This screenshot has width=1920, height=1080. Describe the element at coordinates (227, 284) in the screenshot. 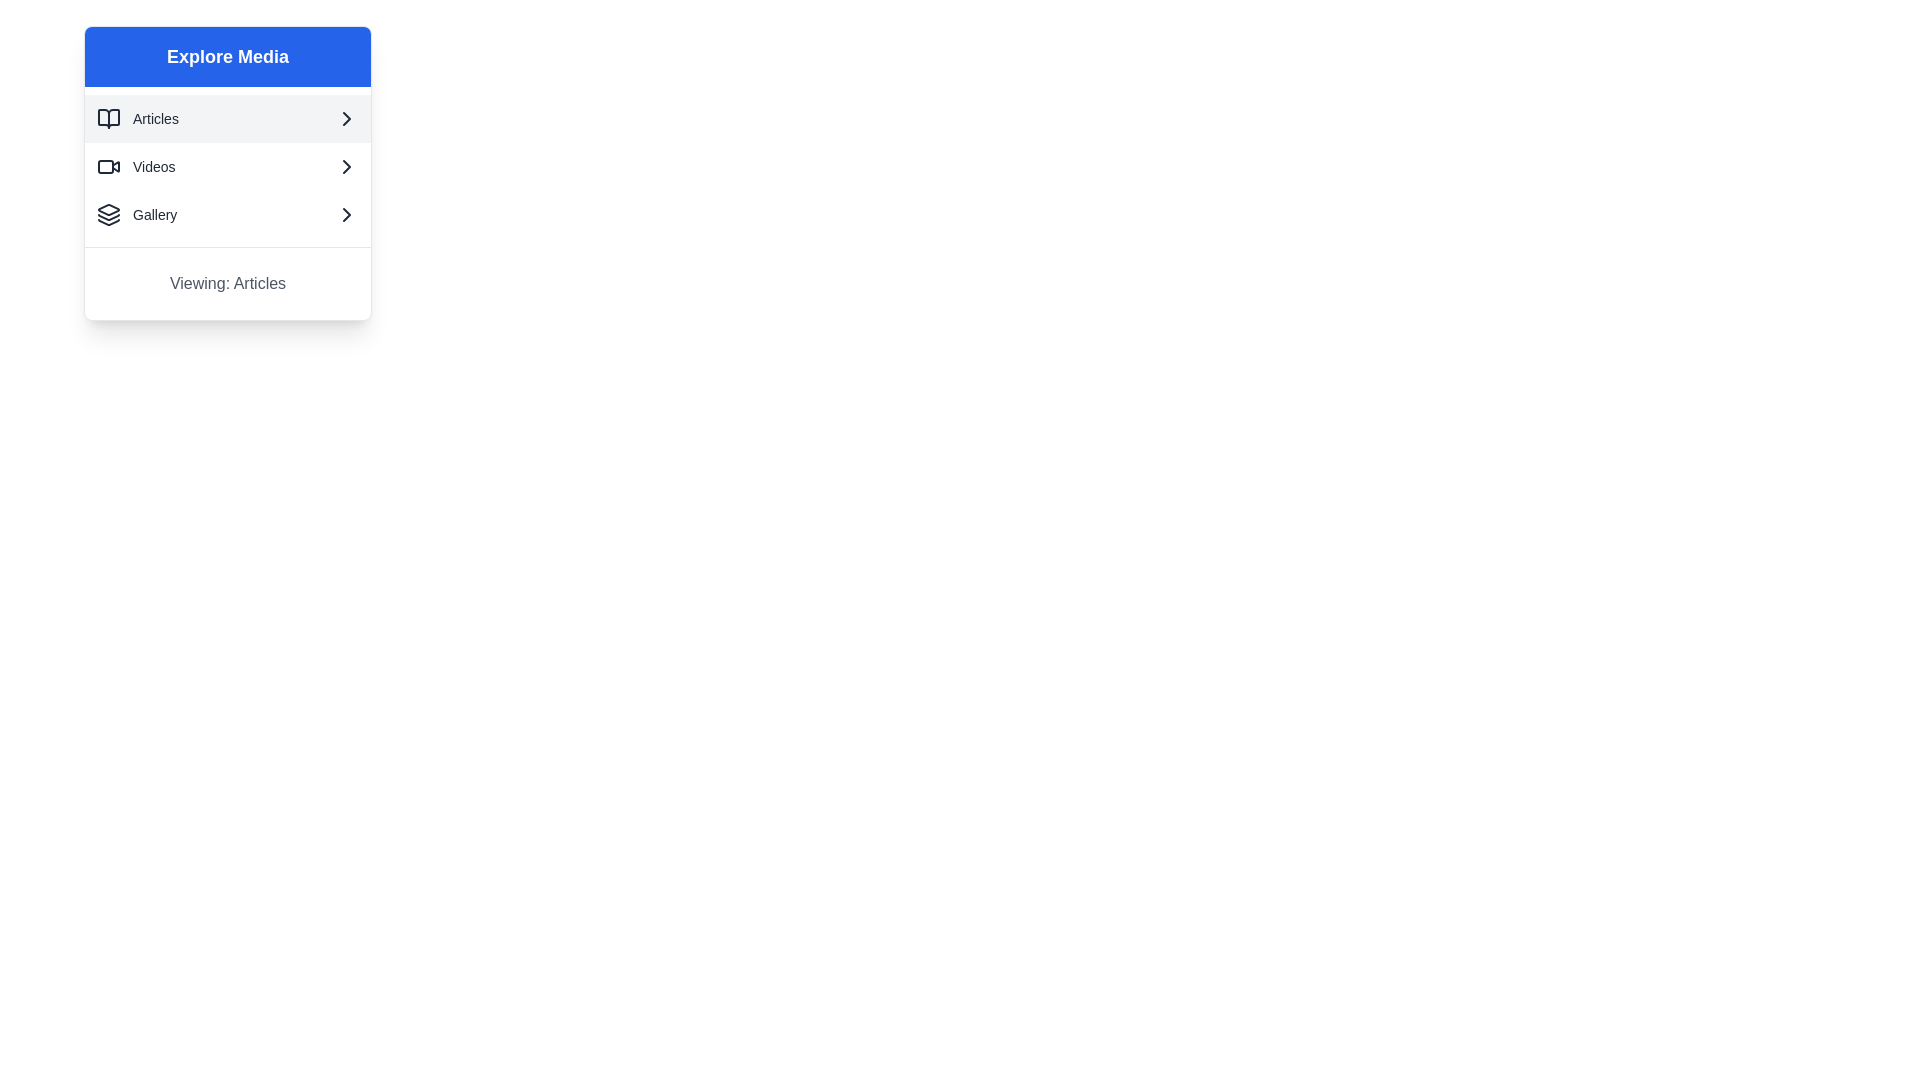

I see `the 'Currently Viewing Articles' text label located at the bottom of the vertical list in the 'Explore Media' section to possibly see additional information` at that location.